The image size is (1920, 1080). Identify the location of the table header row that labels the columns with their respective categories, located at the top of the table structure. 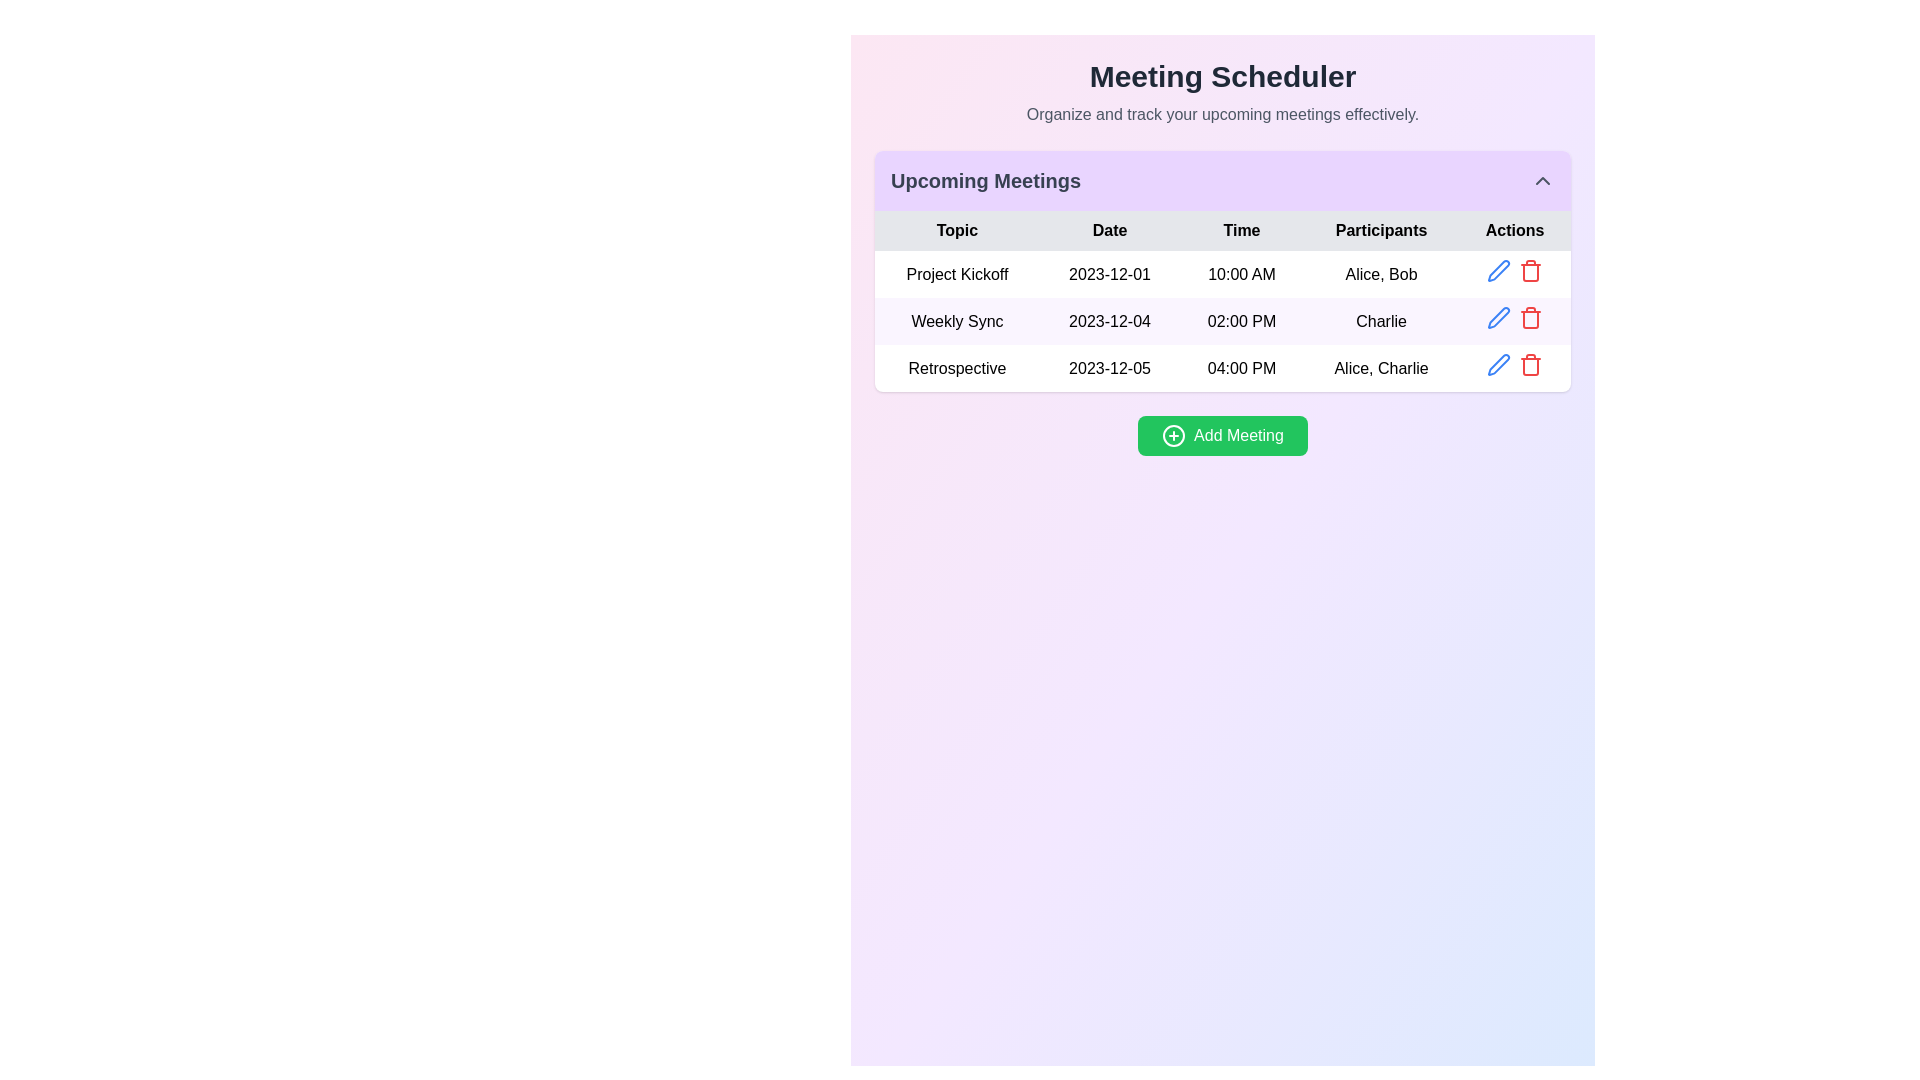
(1222, 230).